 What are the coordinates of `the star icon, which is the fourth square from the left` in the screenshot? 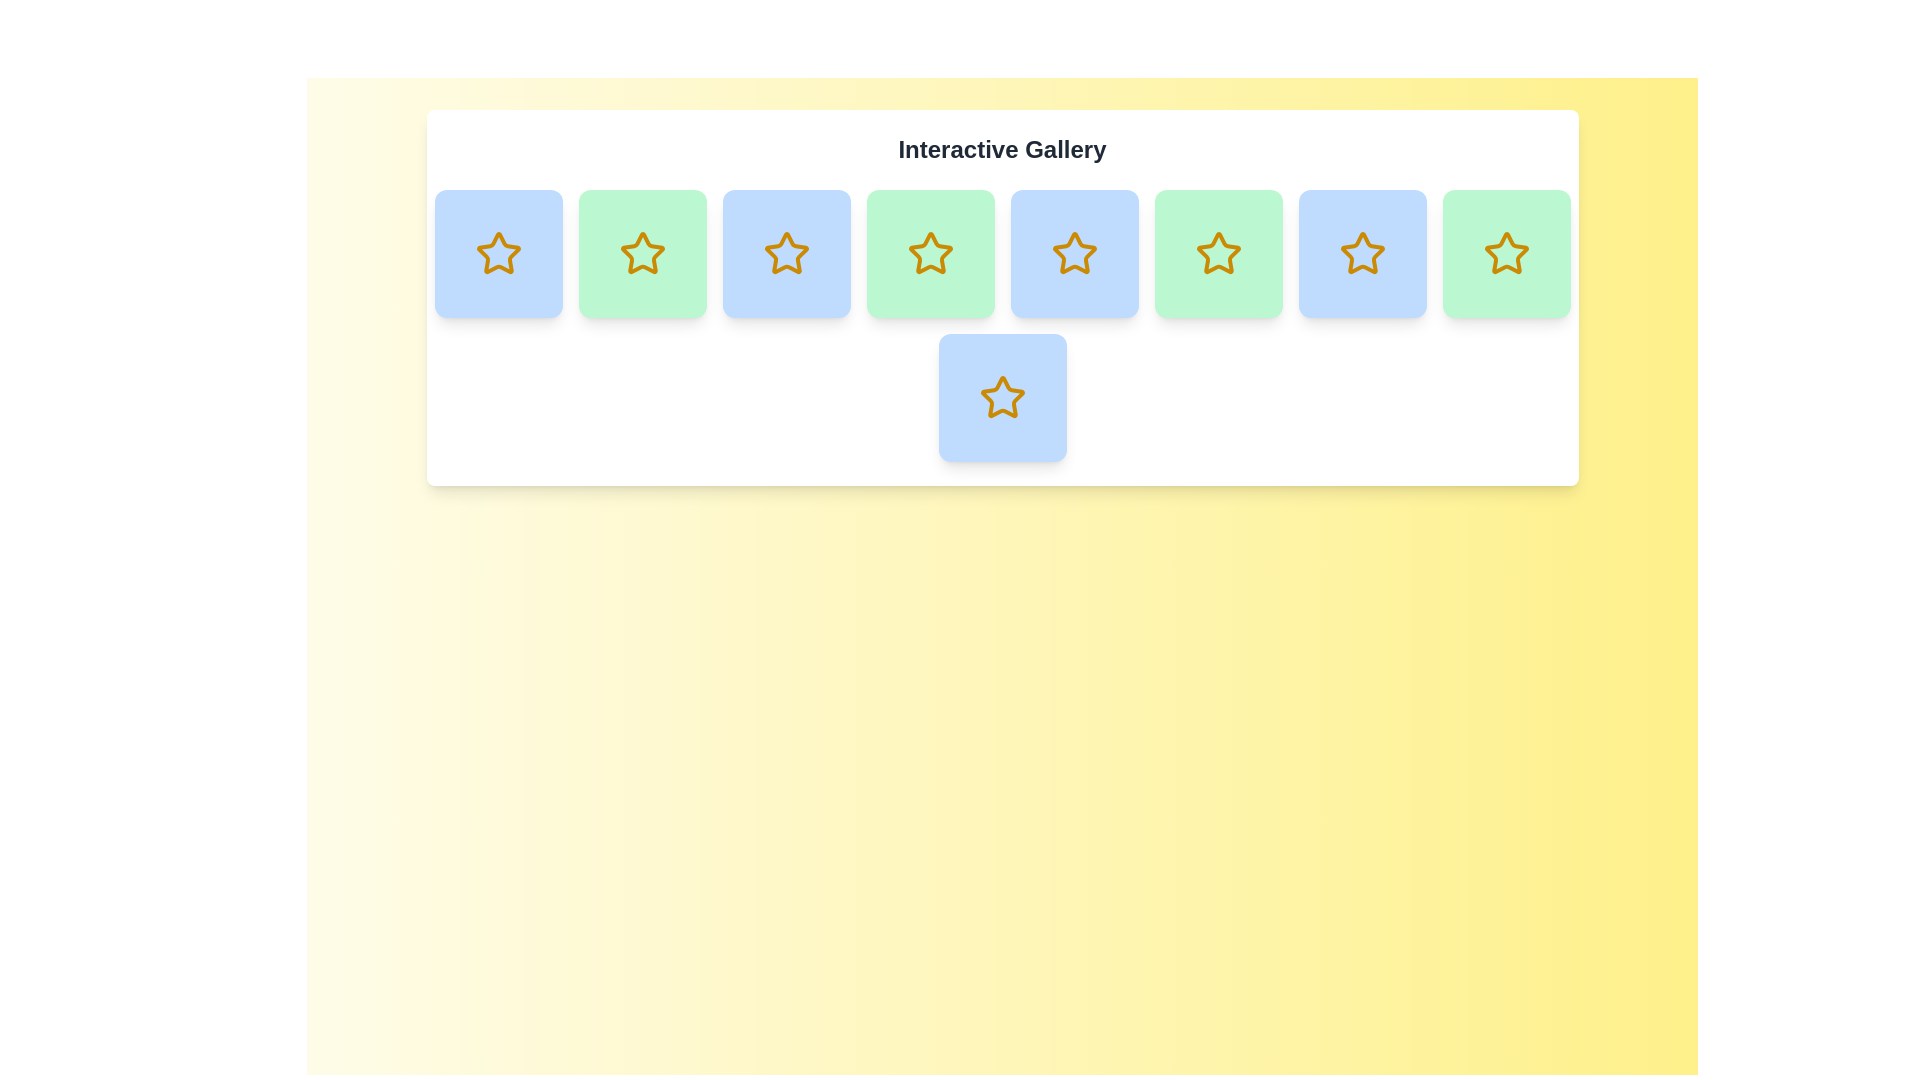 It's located at (1217, 253).